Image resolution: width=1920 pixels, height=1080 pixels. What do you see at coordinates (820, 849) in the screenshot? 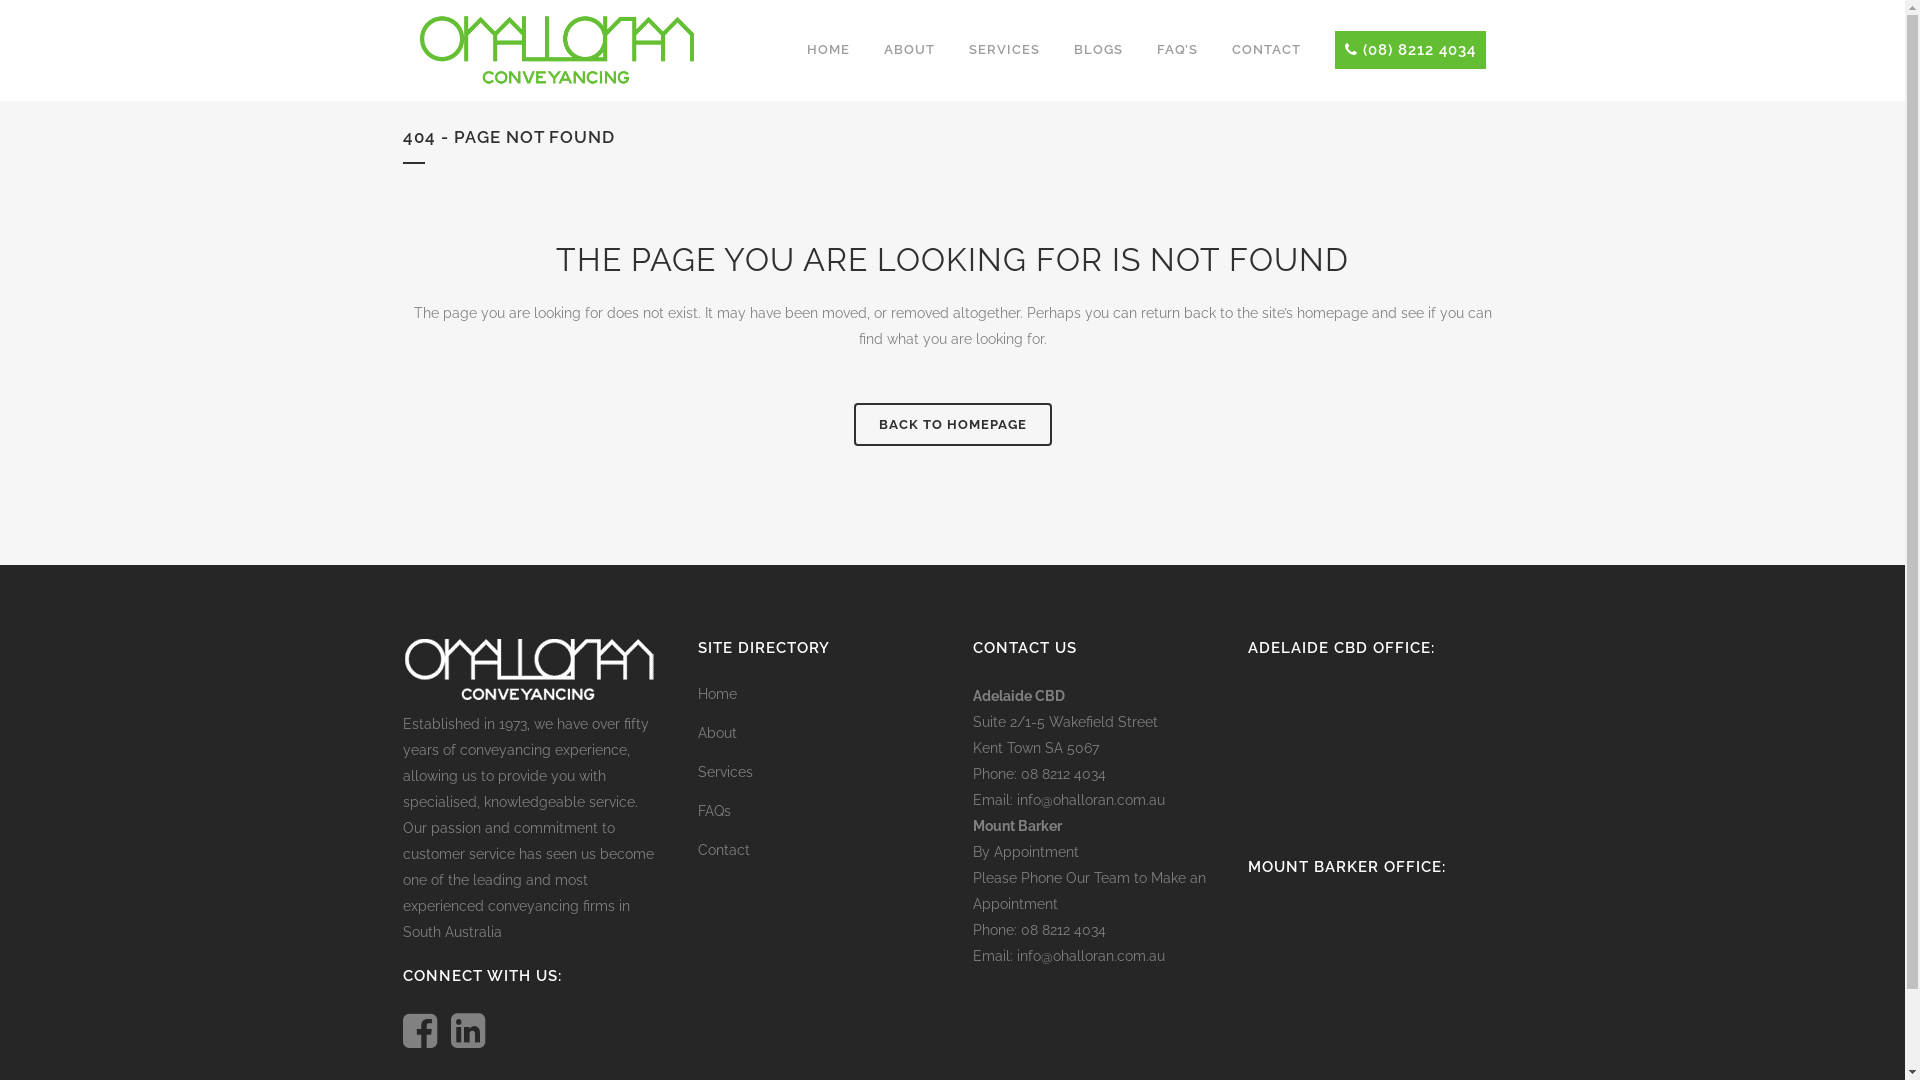
I see `'Contact'` at bounding box center [820, 849].